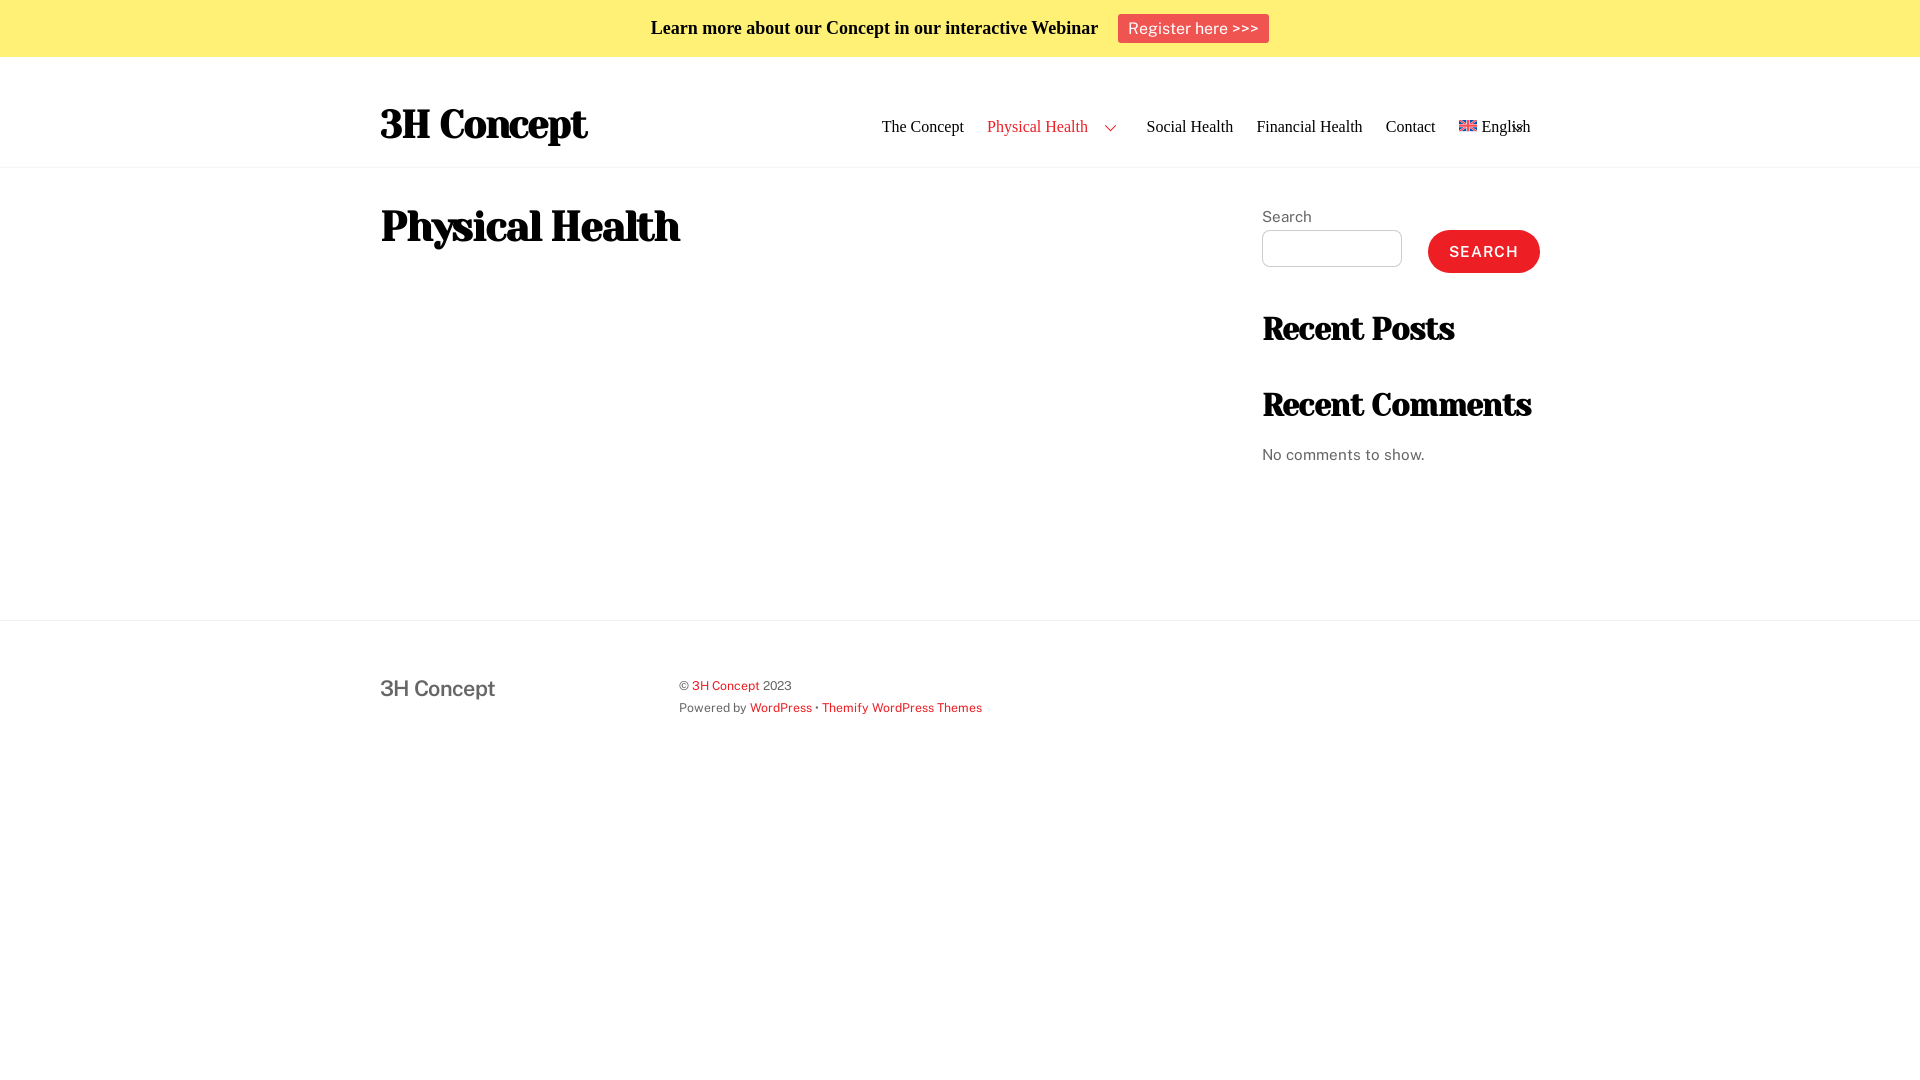 The width and height of the screenshot is (1920, 1080). I want to click on 'Financial Health', so click(1309, 127).